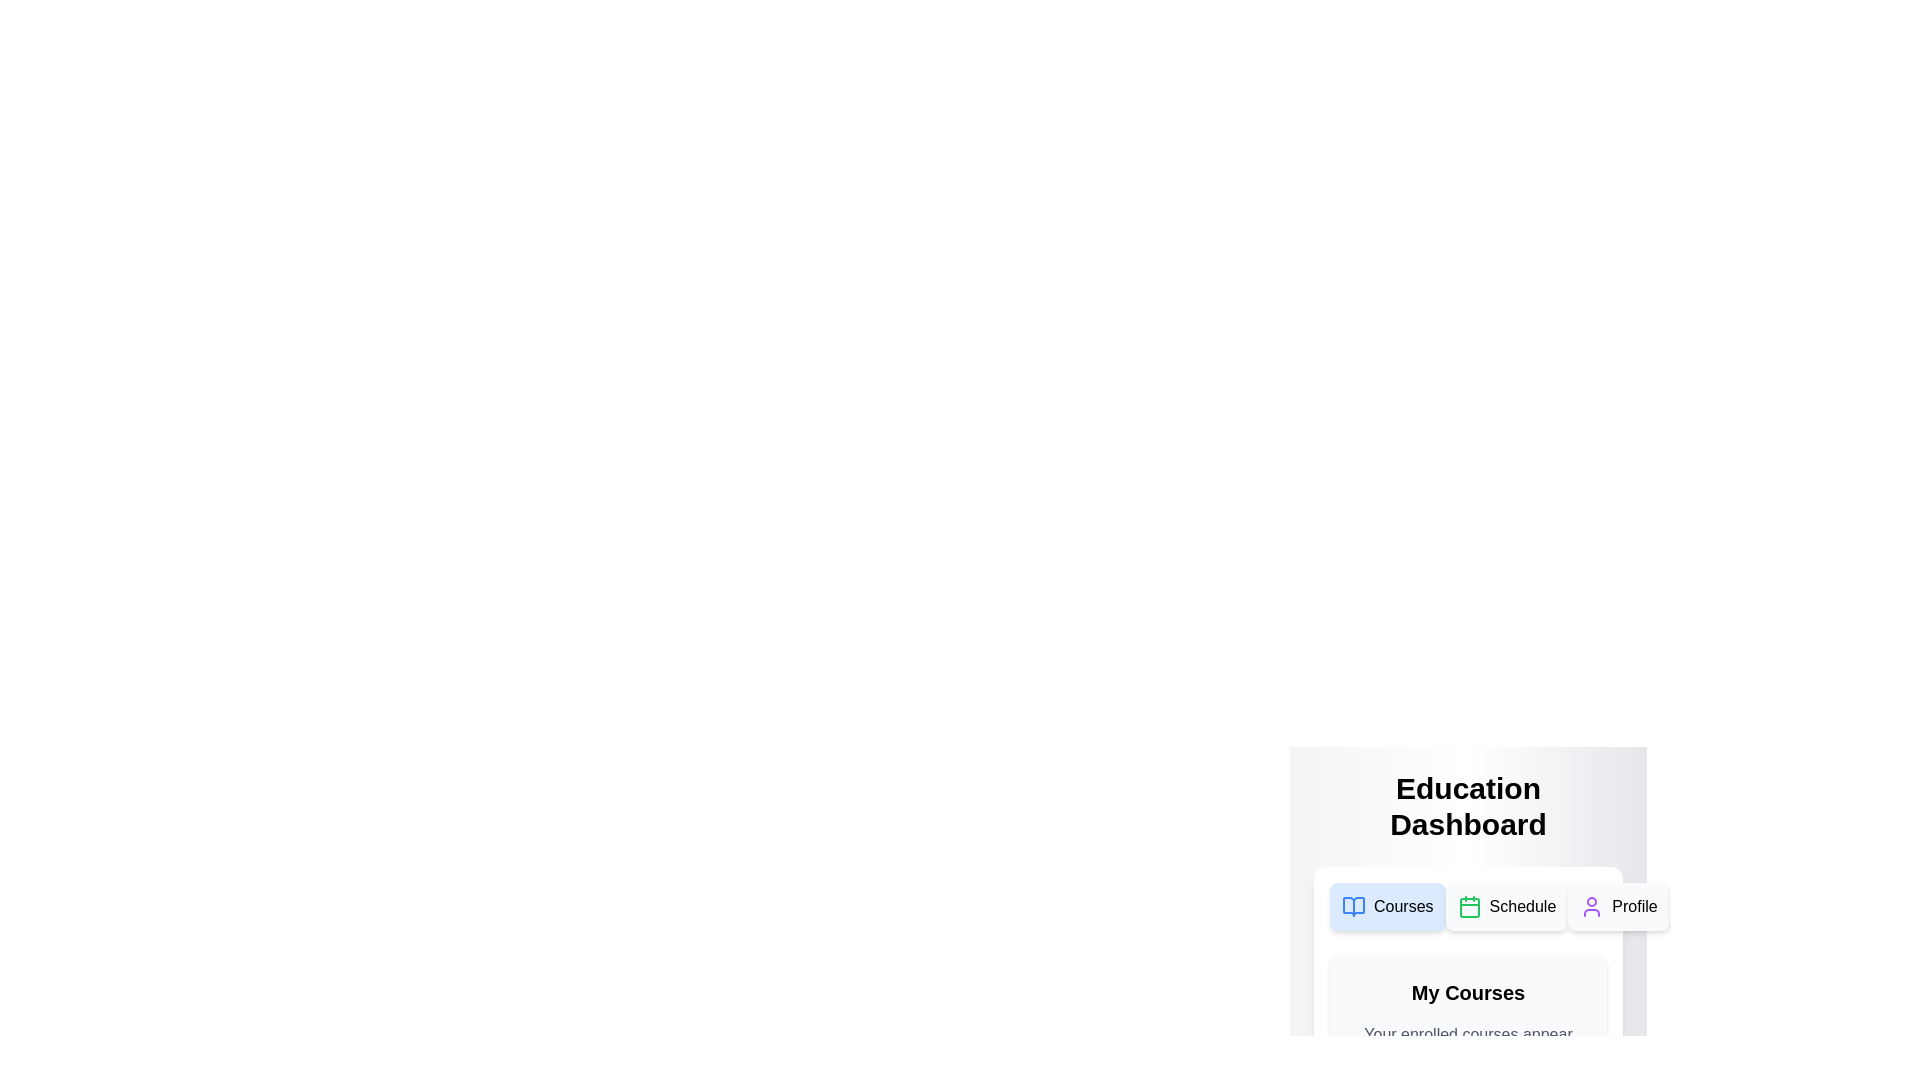  Describe the element at coordinates (1591, 906) in the screenshot. I see `the Profile button icon located at the rightmost position in the top navigation bar to interact with it` at that location.